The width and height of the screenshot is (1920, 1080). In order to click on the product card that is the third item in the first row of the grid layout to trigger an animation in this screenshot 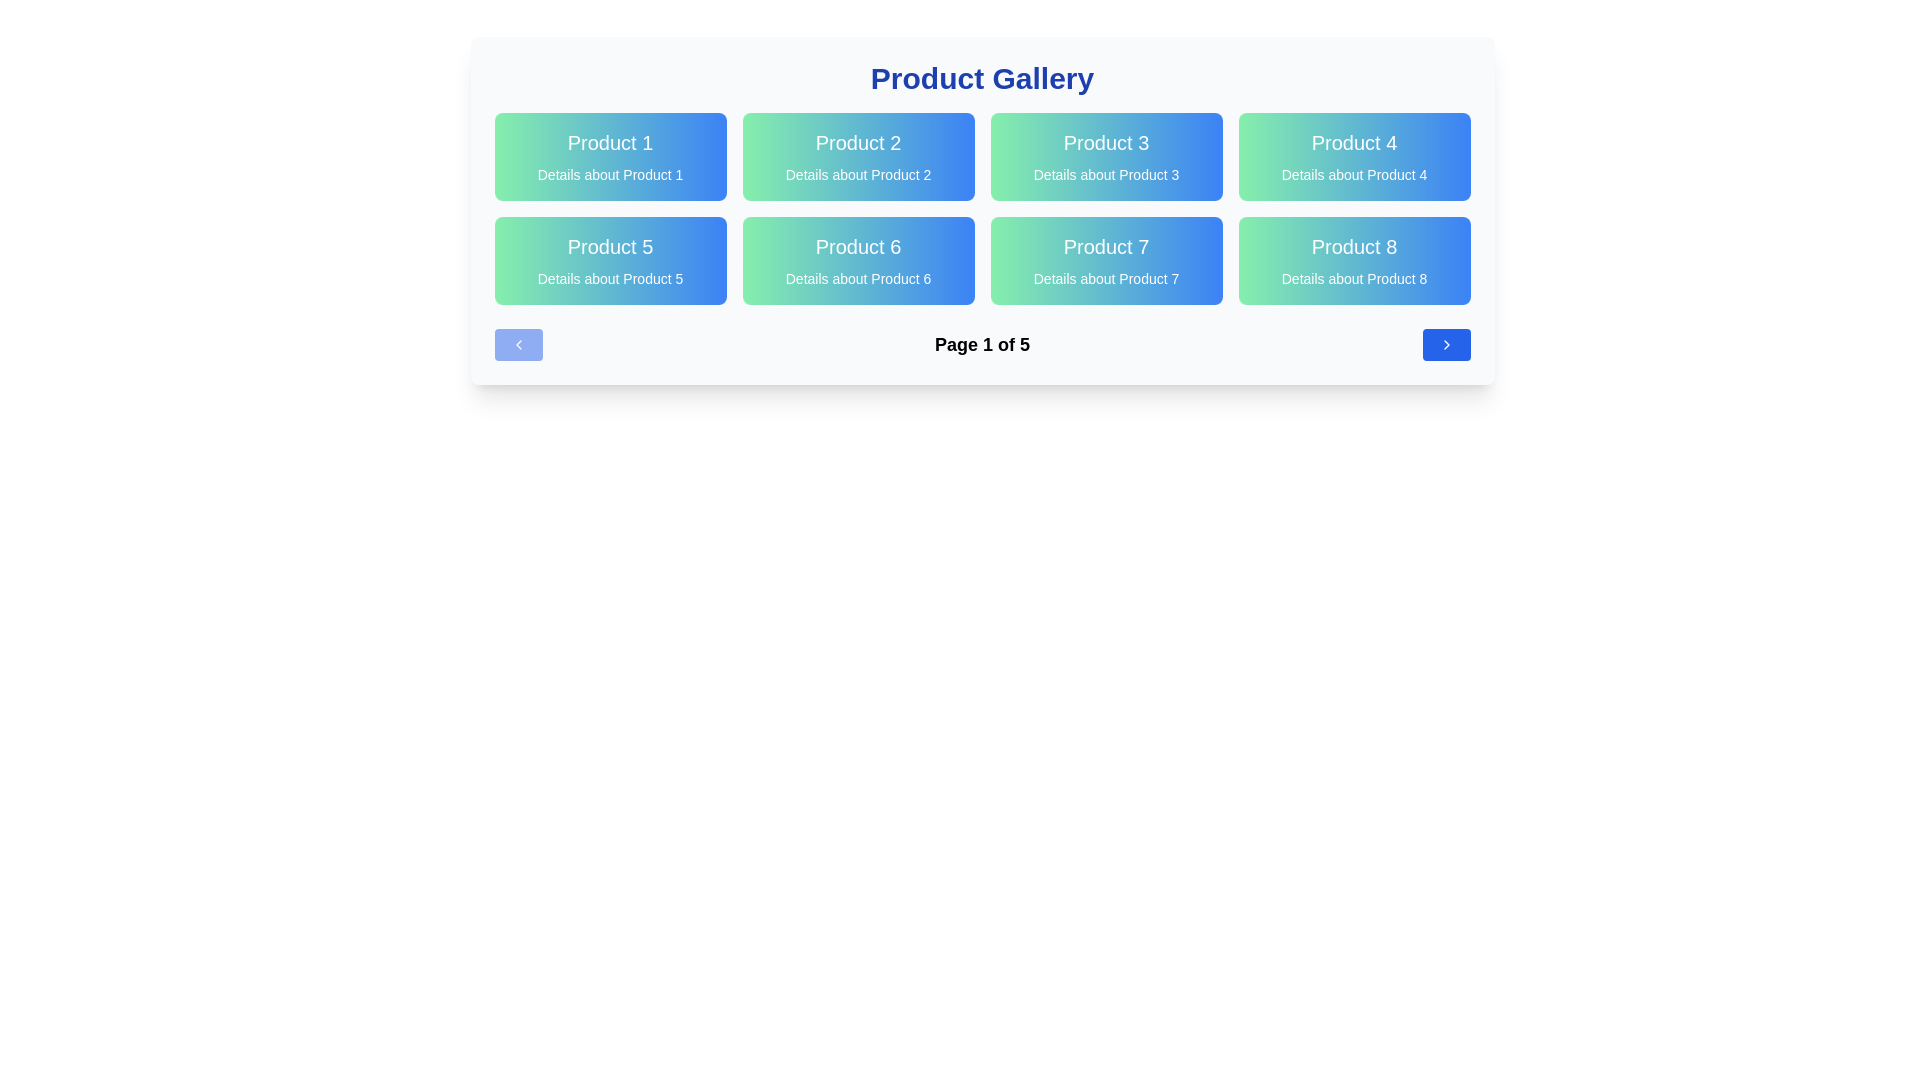, I will do `click(1105, 156)`.